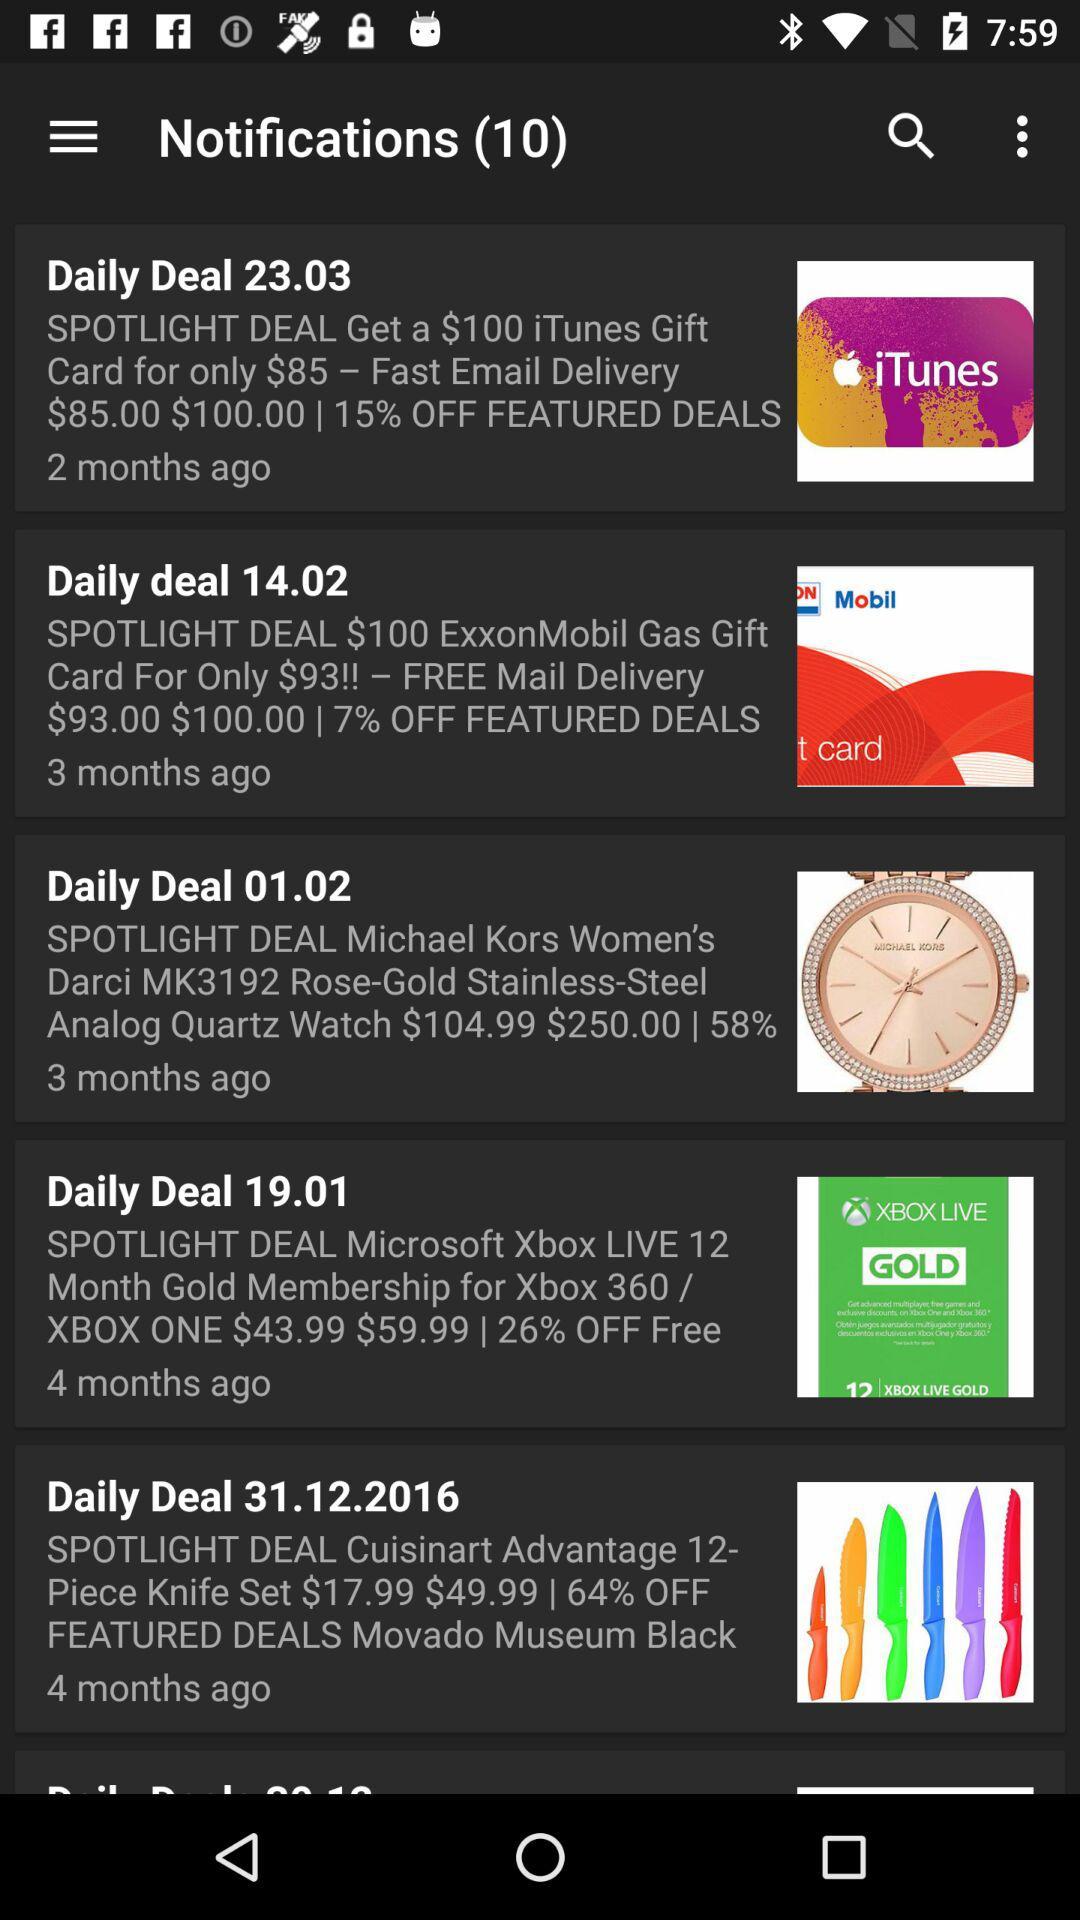  I want to click on the icon above the daily deal 23 app, so click(540, 138).